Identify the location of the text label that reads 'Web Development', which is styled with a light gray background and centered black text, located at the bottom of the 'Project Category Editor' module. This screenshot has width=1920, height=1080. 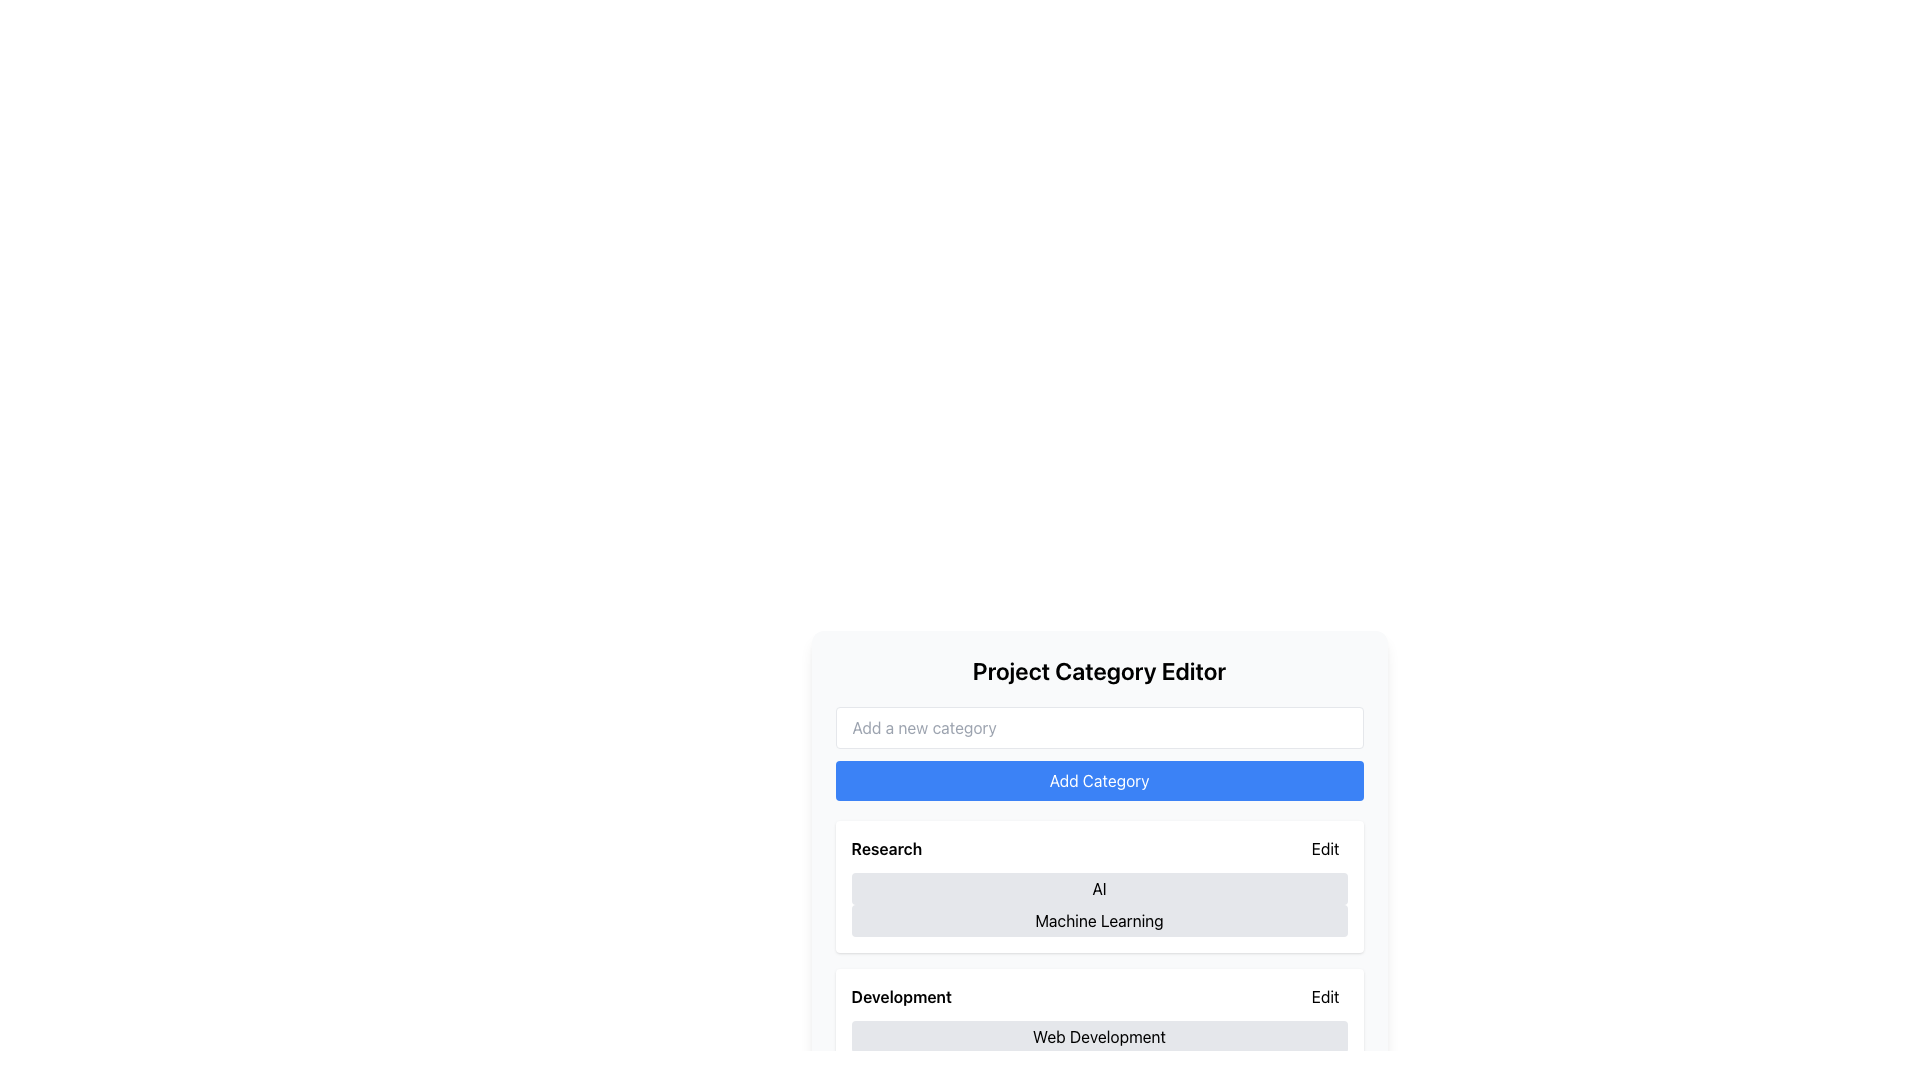
(1098, 1036).